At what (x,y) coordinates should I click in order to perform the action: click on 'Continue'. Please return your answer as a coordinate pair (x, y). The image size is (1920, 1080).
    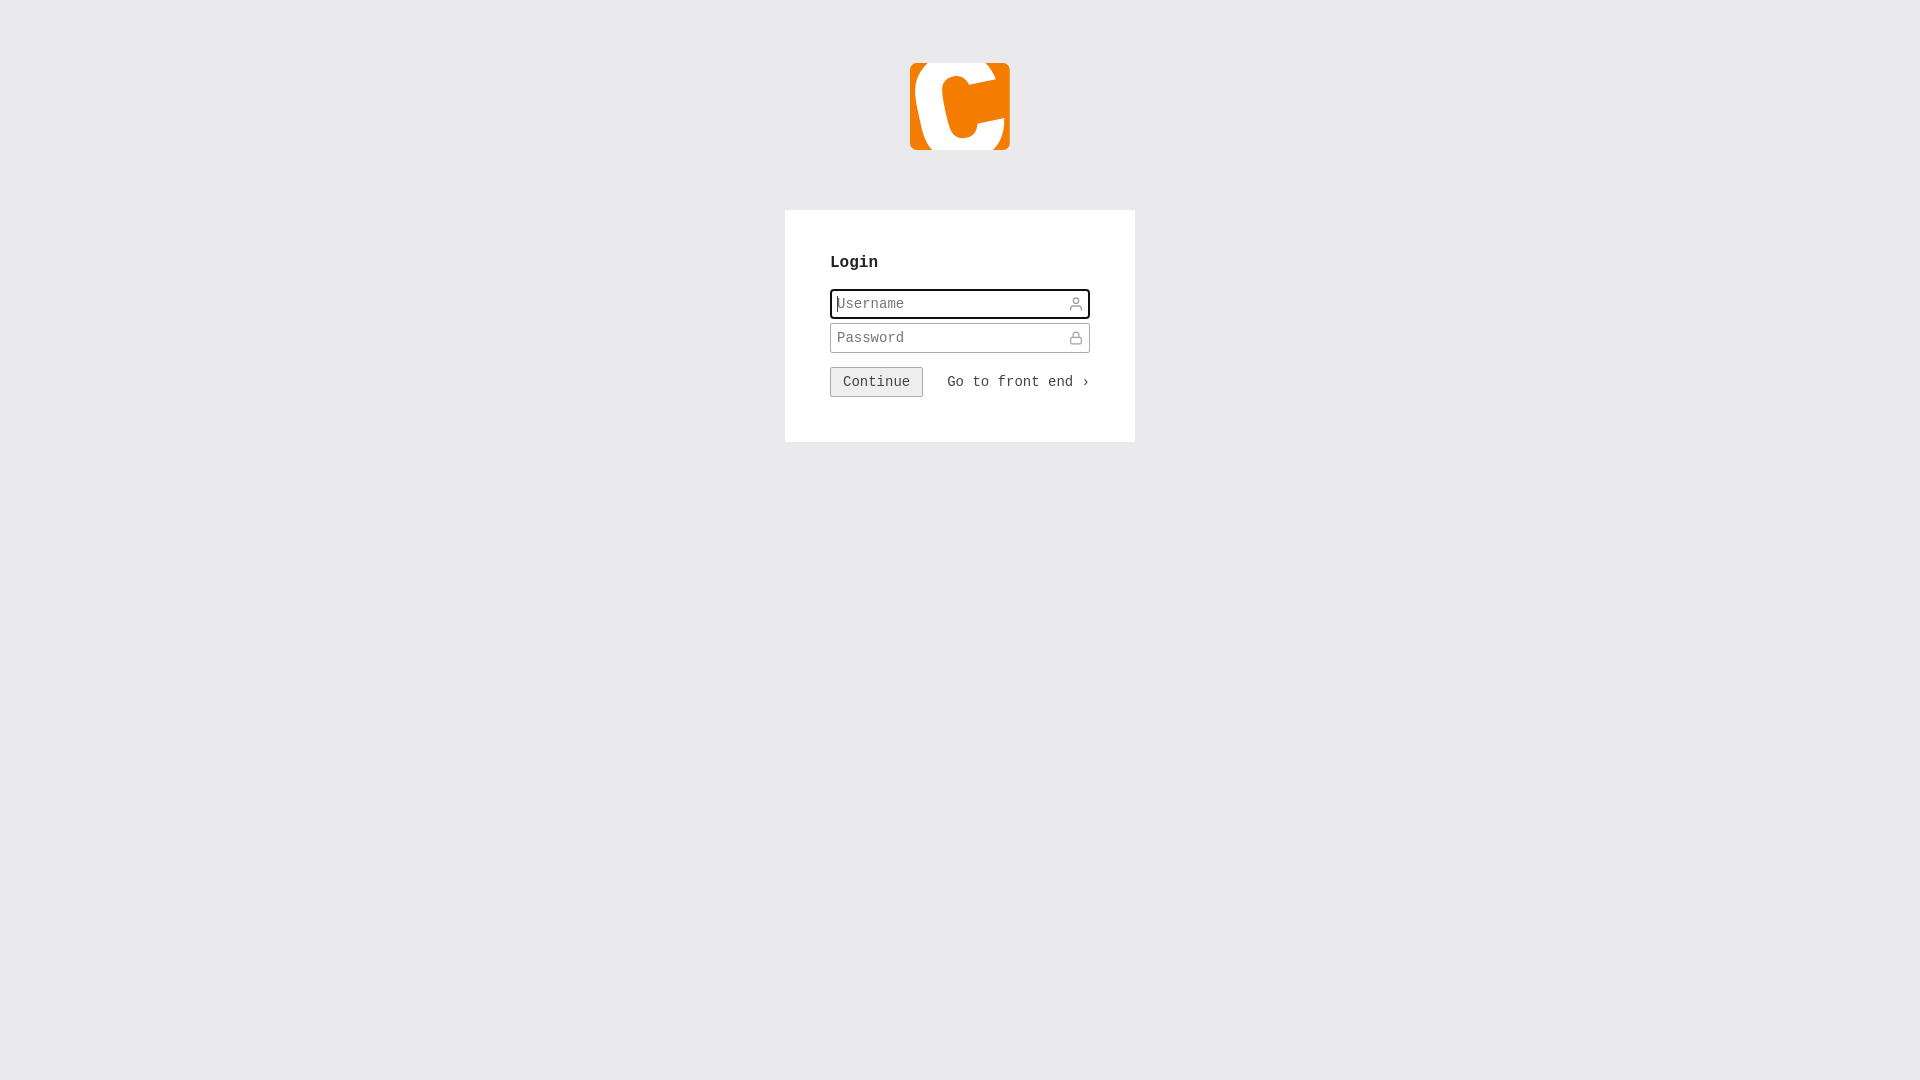
    Looking at the image, I should click on (830, 381).